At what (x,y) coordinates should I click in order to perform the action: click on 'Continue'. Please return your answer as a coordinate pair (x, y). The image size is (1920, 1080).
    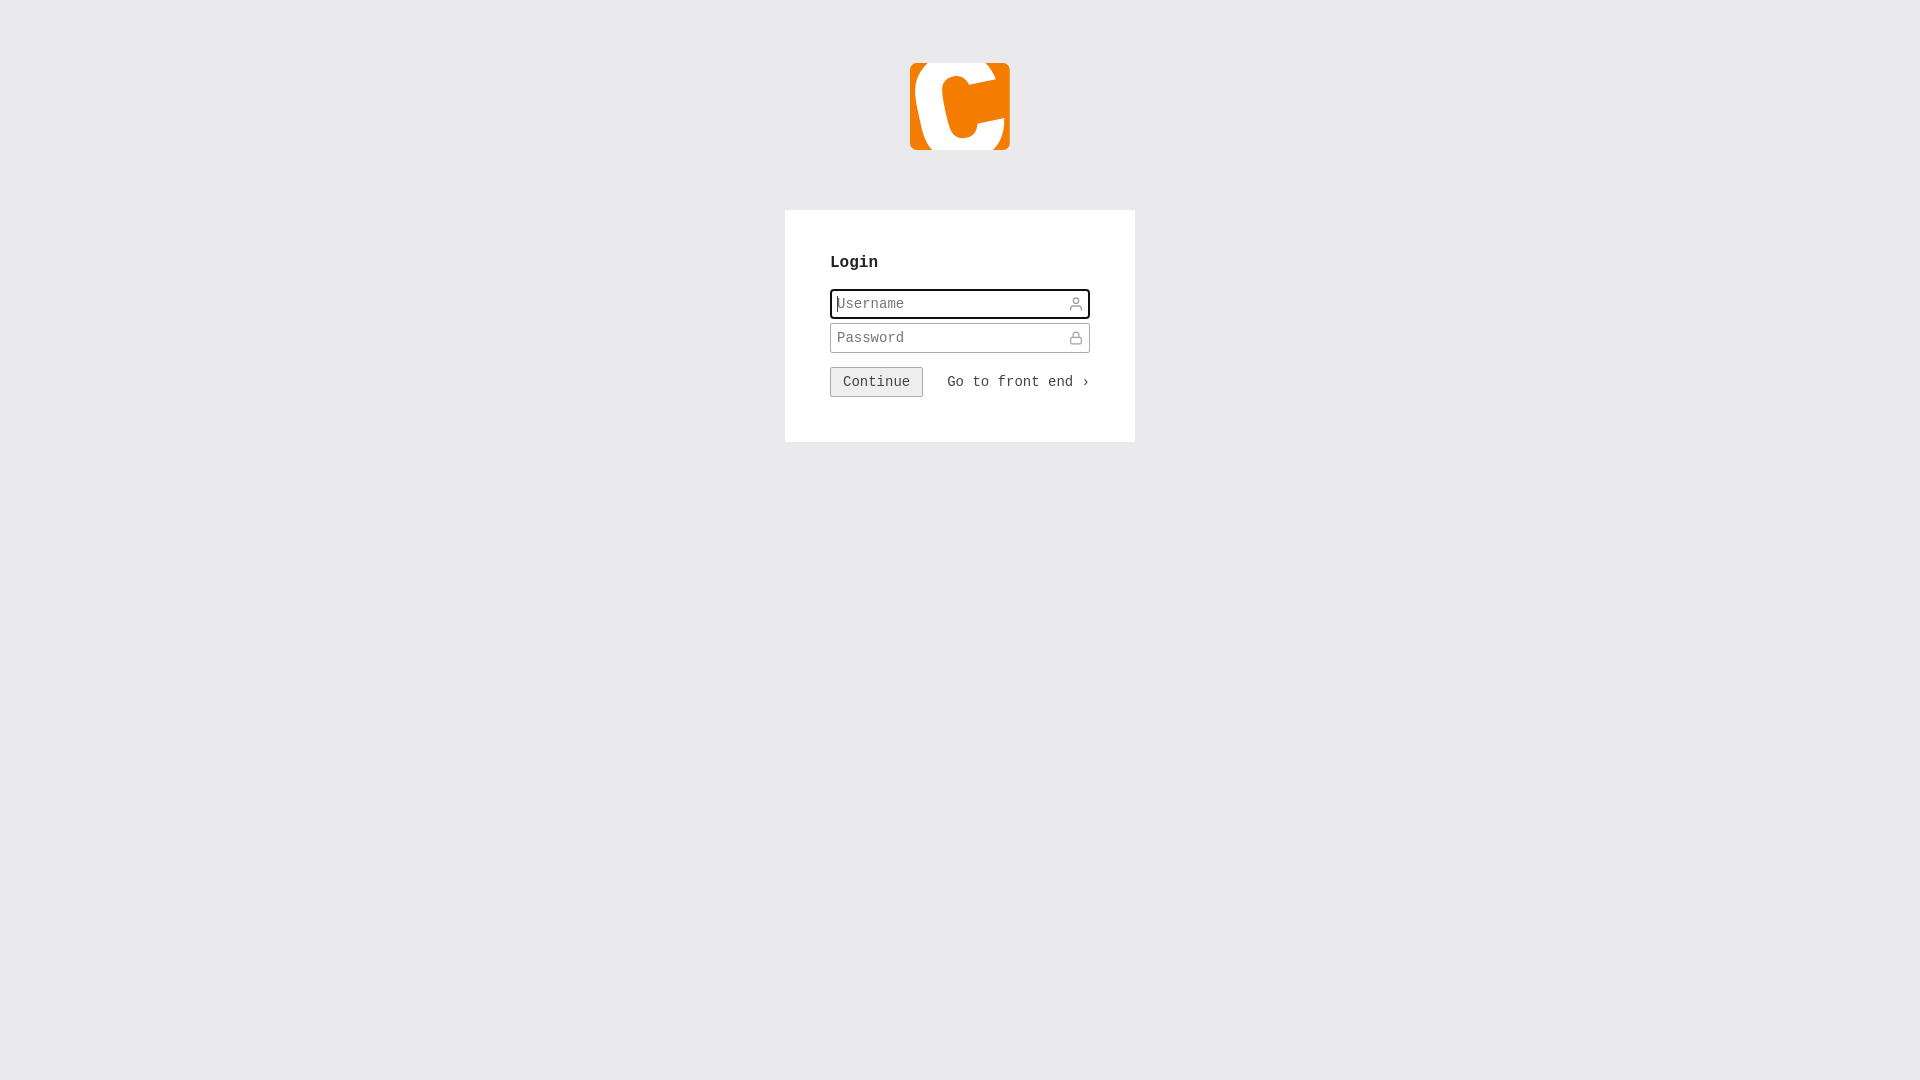
    Looking at the image, I should click on (830, 381).